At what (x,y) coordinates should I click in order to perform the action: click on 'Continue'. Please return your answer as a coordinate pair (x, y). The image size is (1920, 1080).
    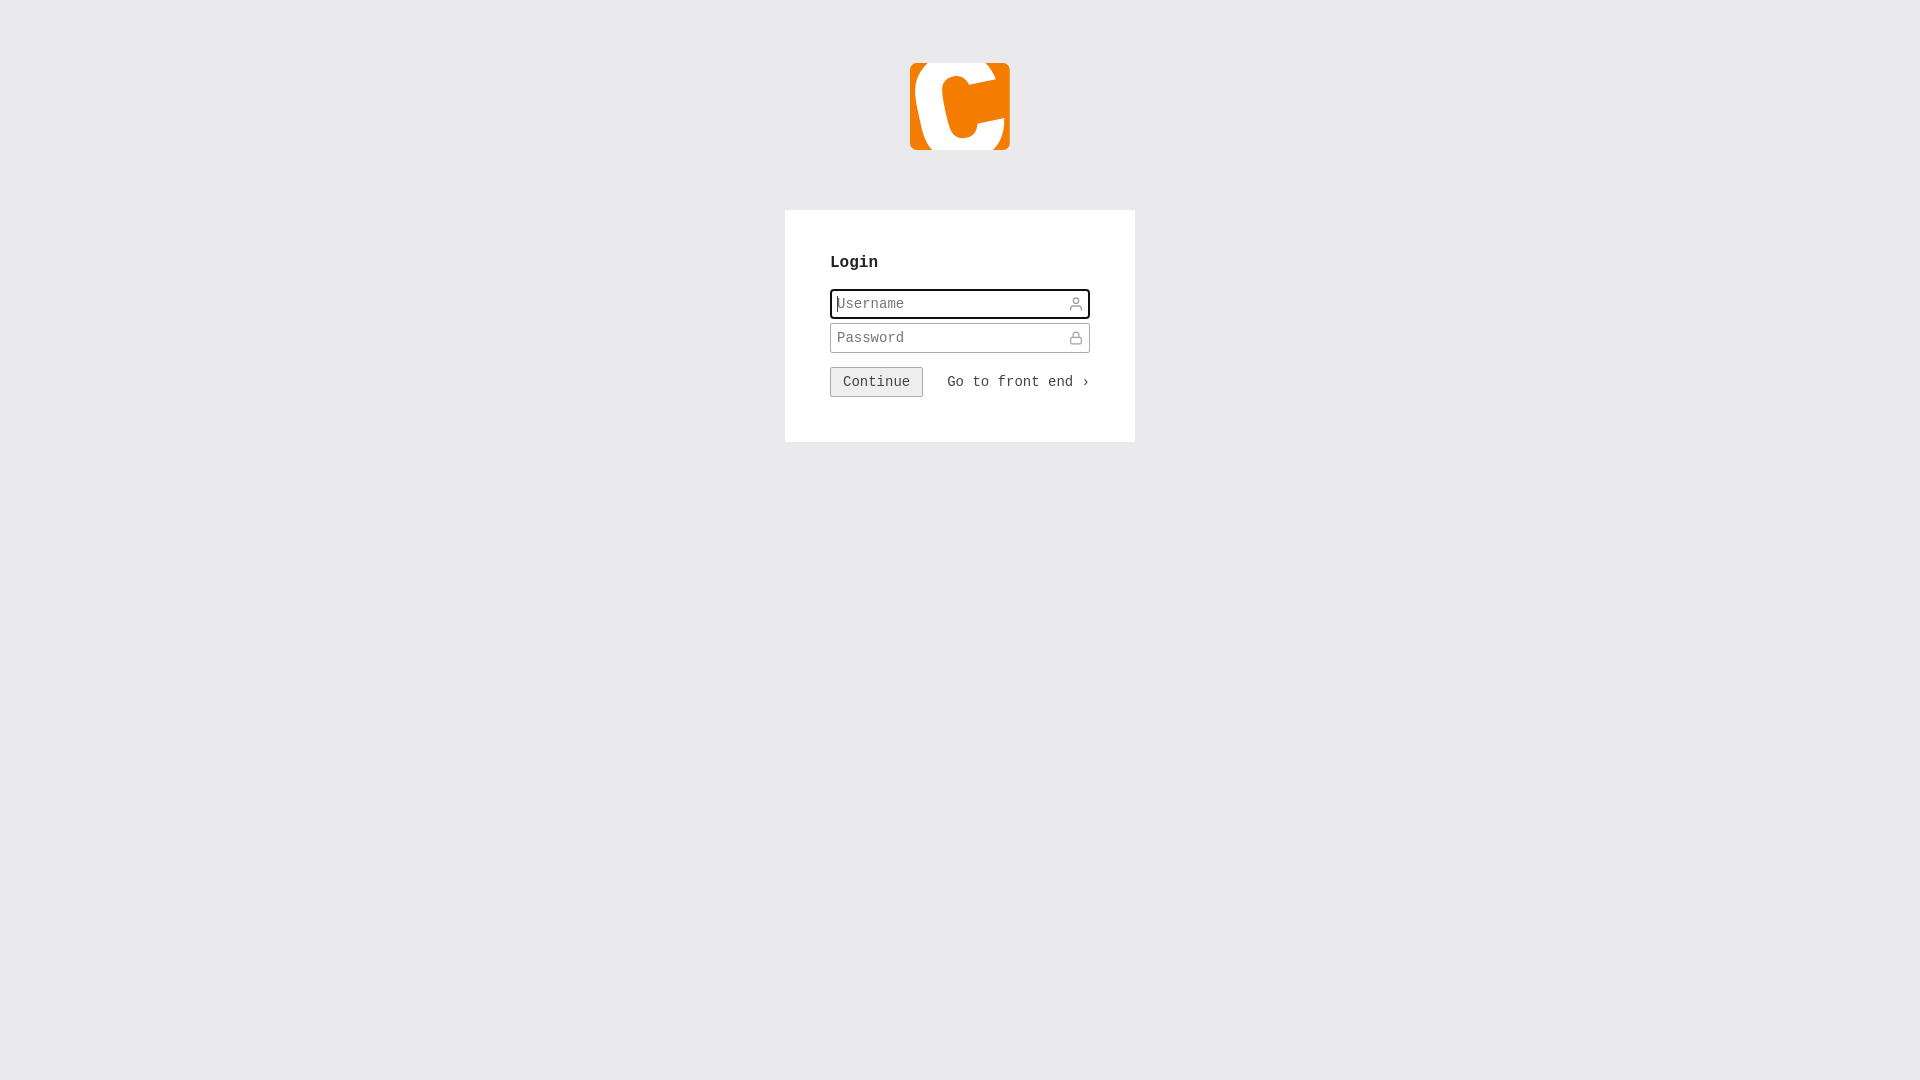
    Looking at the image, I should click on (830, 381).